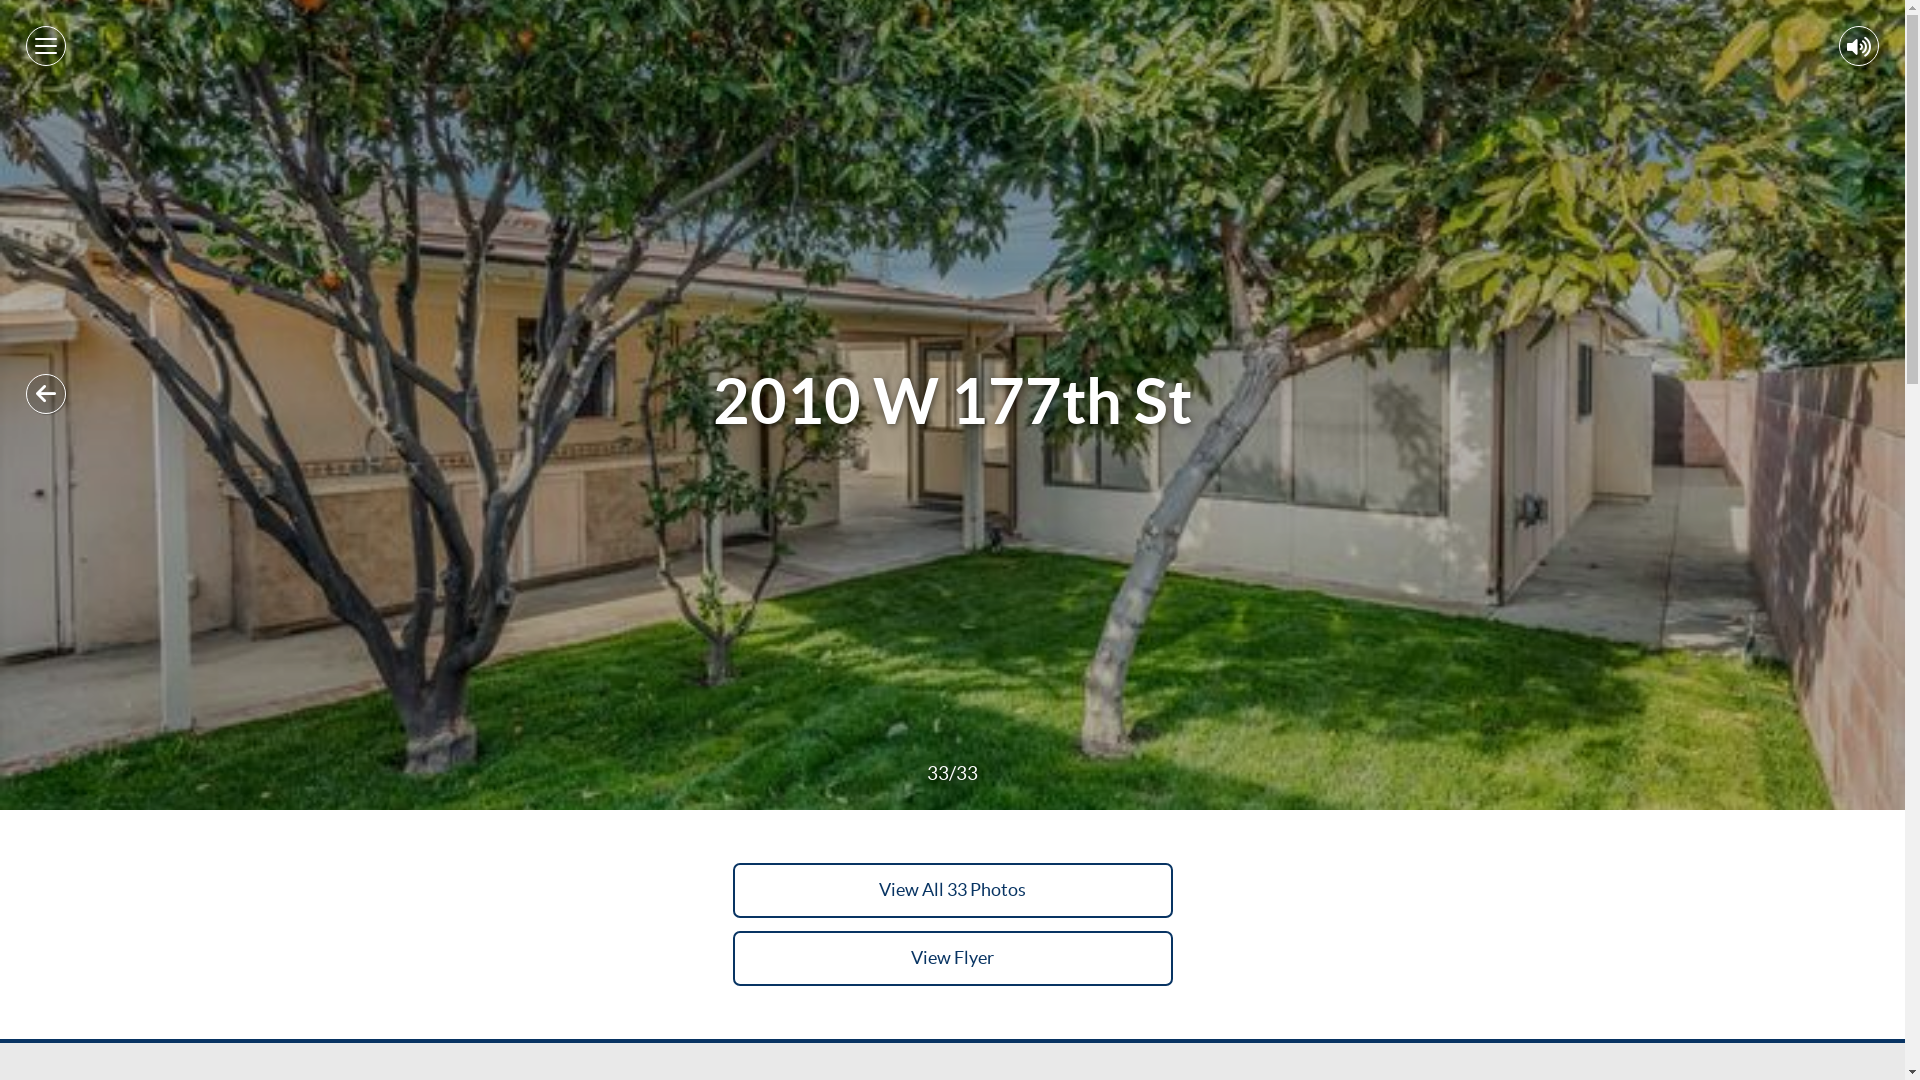 This screenshot has height=1080, width=1920. I want to click on 'View Flyer', so click(950, 957).